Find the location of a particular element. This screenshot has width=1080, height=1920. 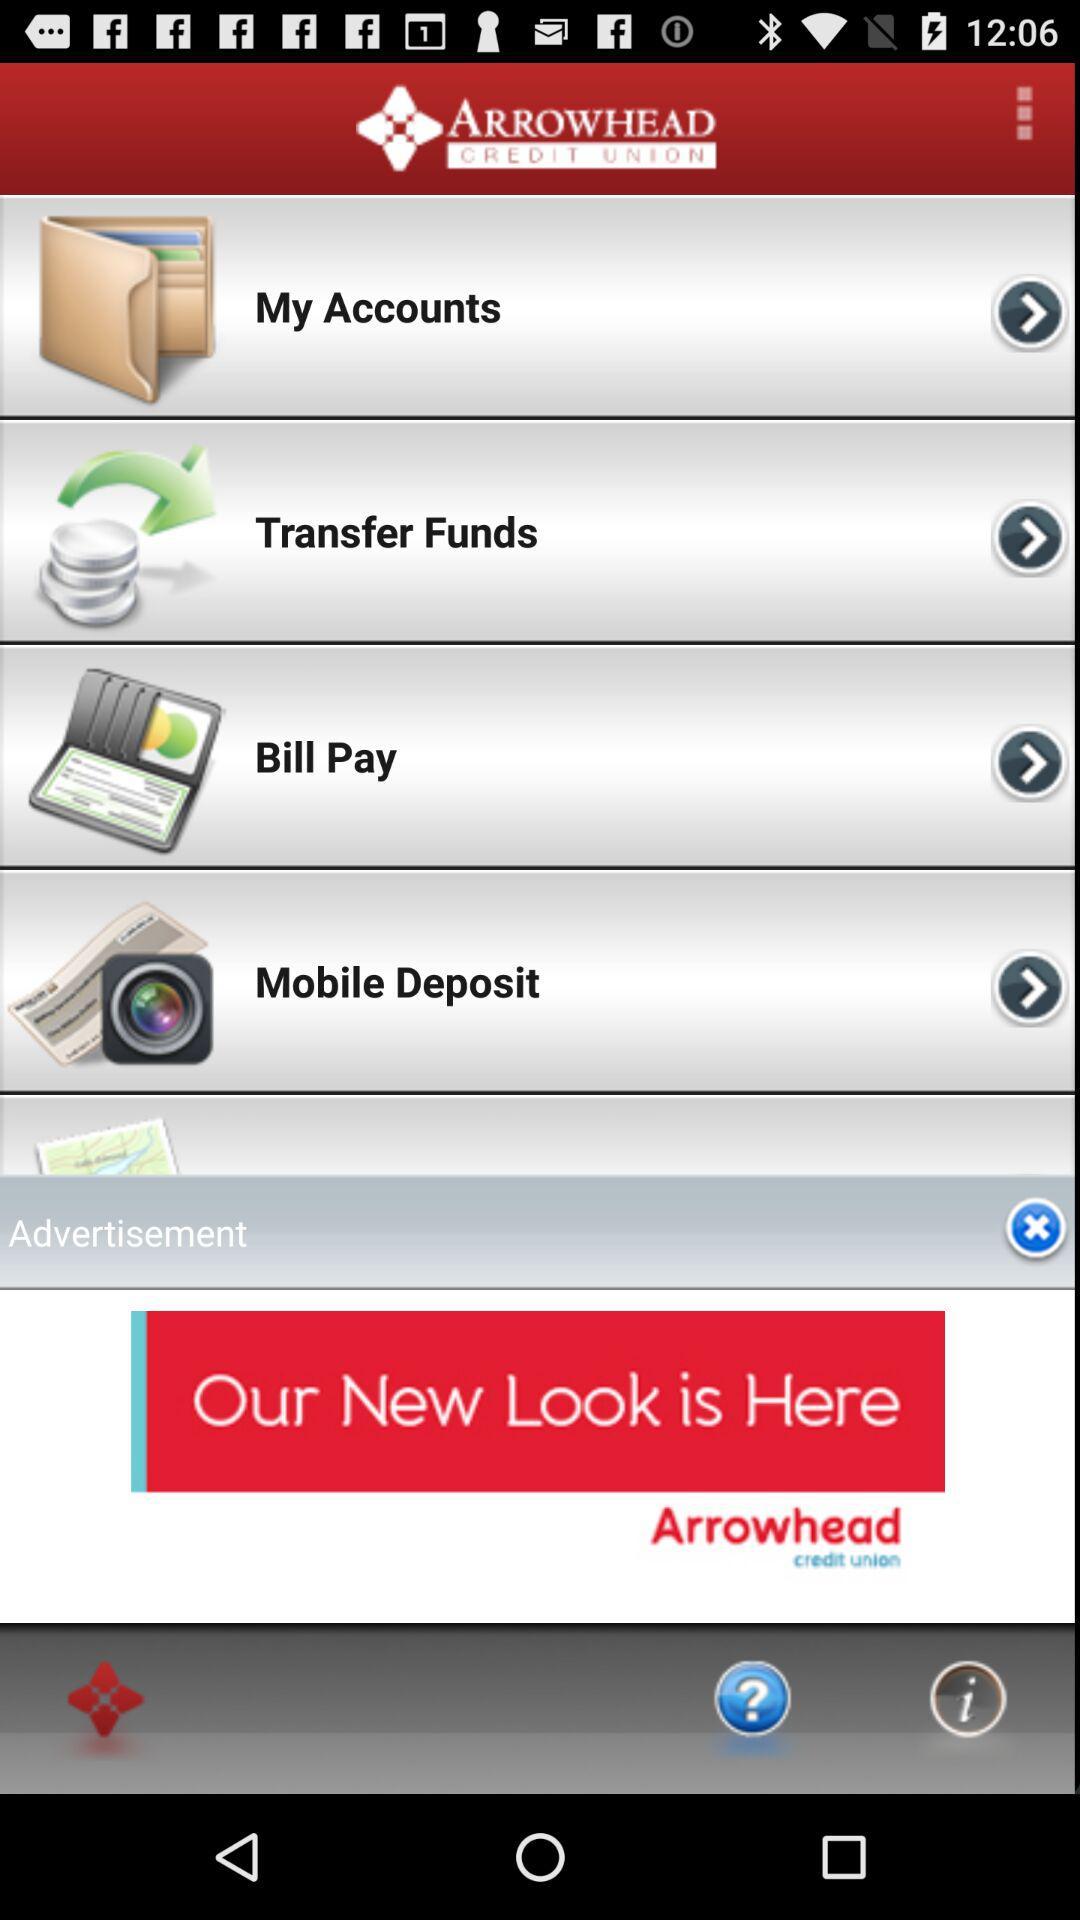

the article is located at coordinates (1035, 1230).